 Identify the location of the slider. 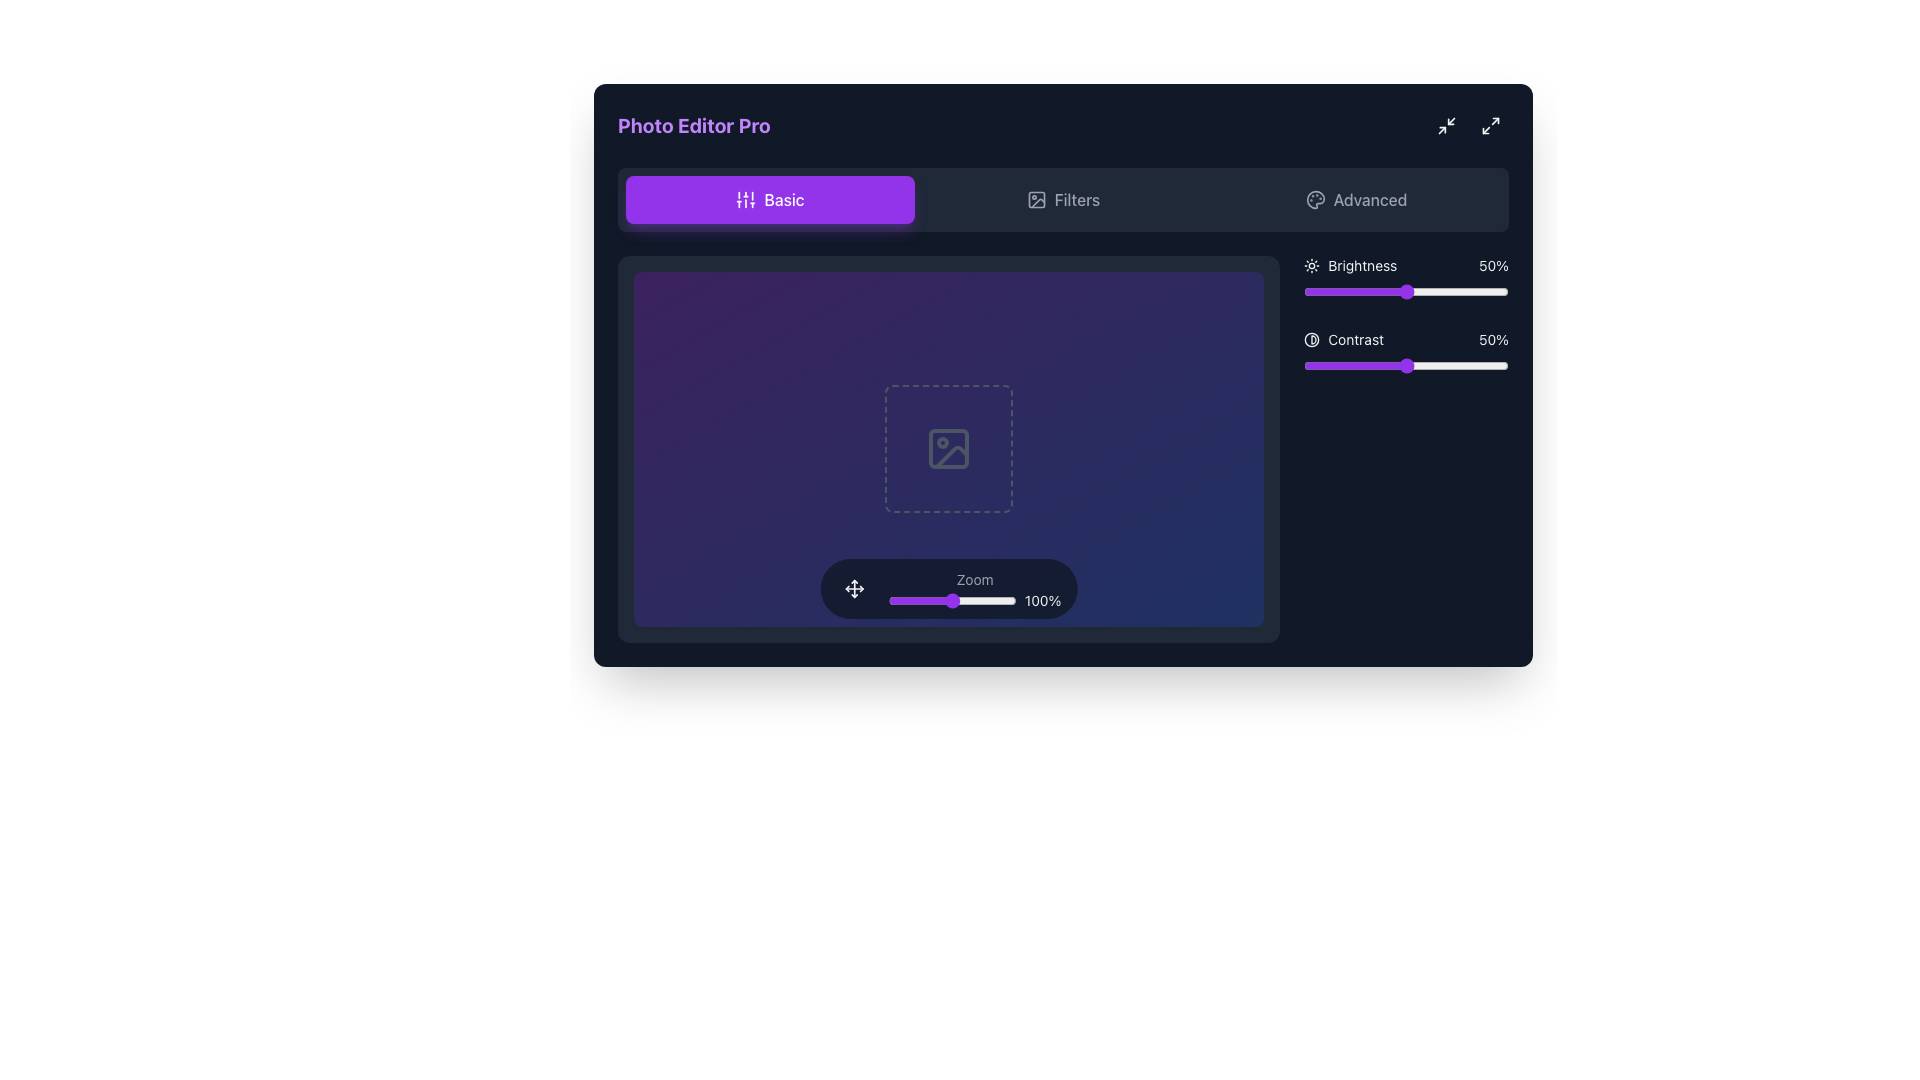
(1411, 366).